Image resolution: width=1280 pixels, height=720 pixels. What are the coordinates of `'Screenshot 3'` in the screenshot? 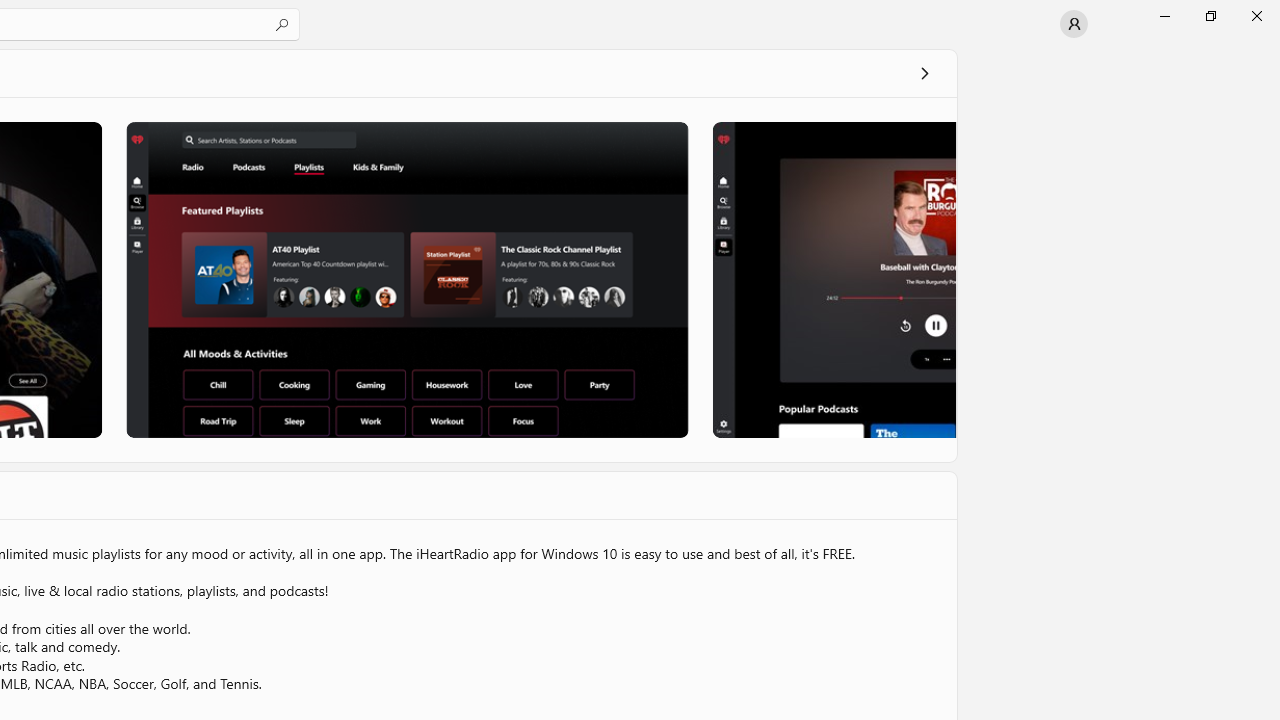 It's located at (833, 279).